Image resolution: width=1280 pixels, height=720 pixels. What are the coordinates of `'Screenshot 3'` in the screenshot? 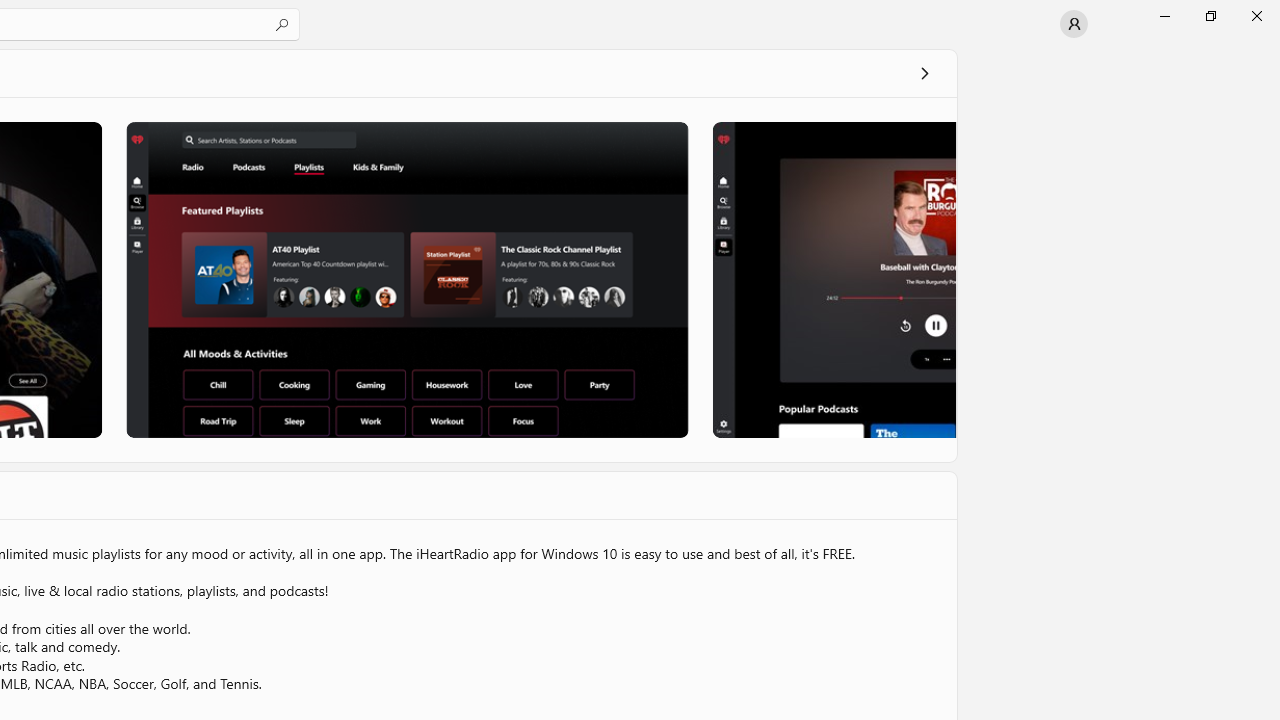 It's located at (833, 279).